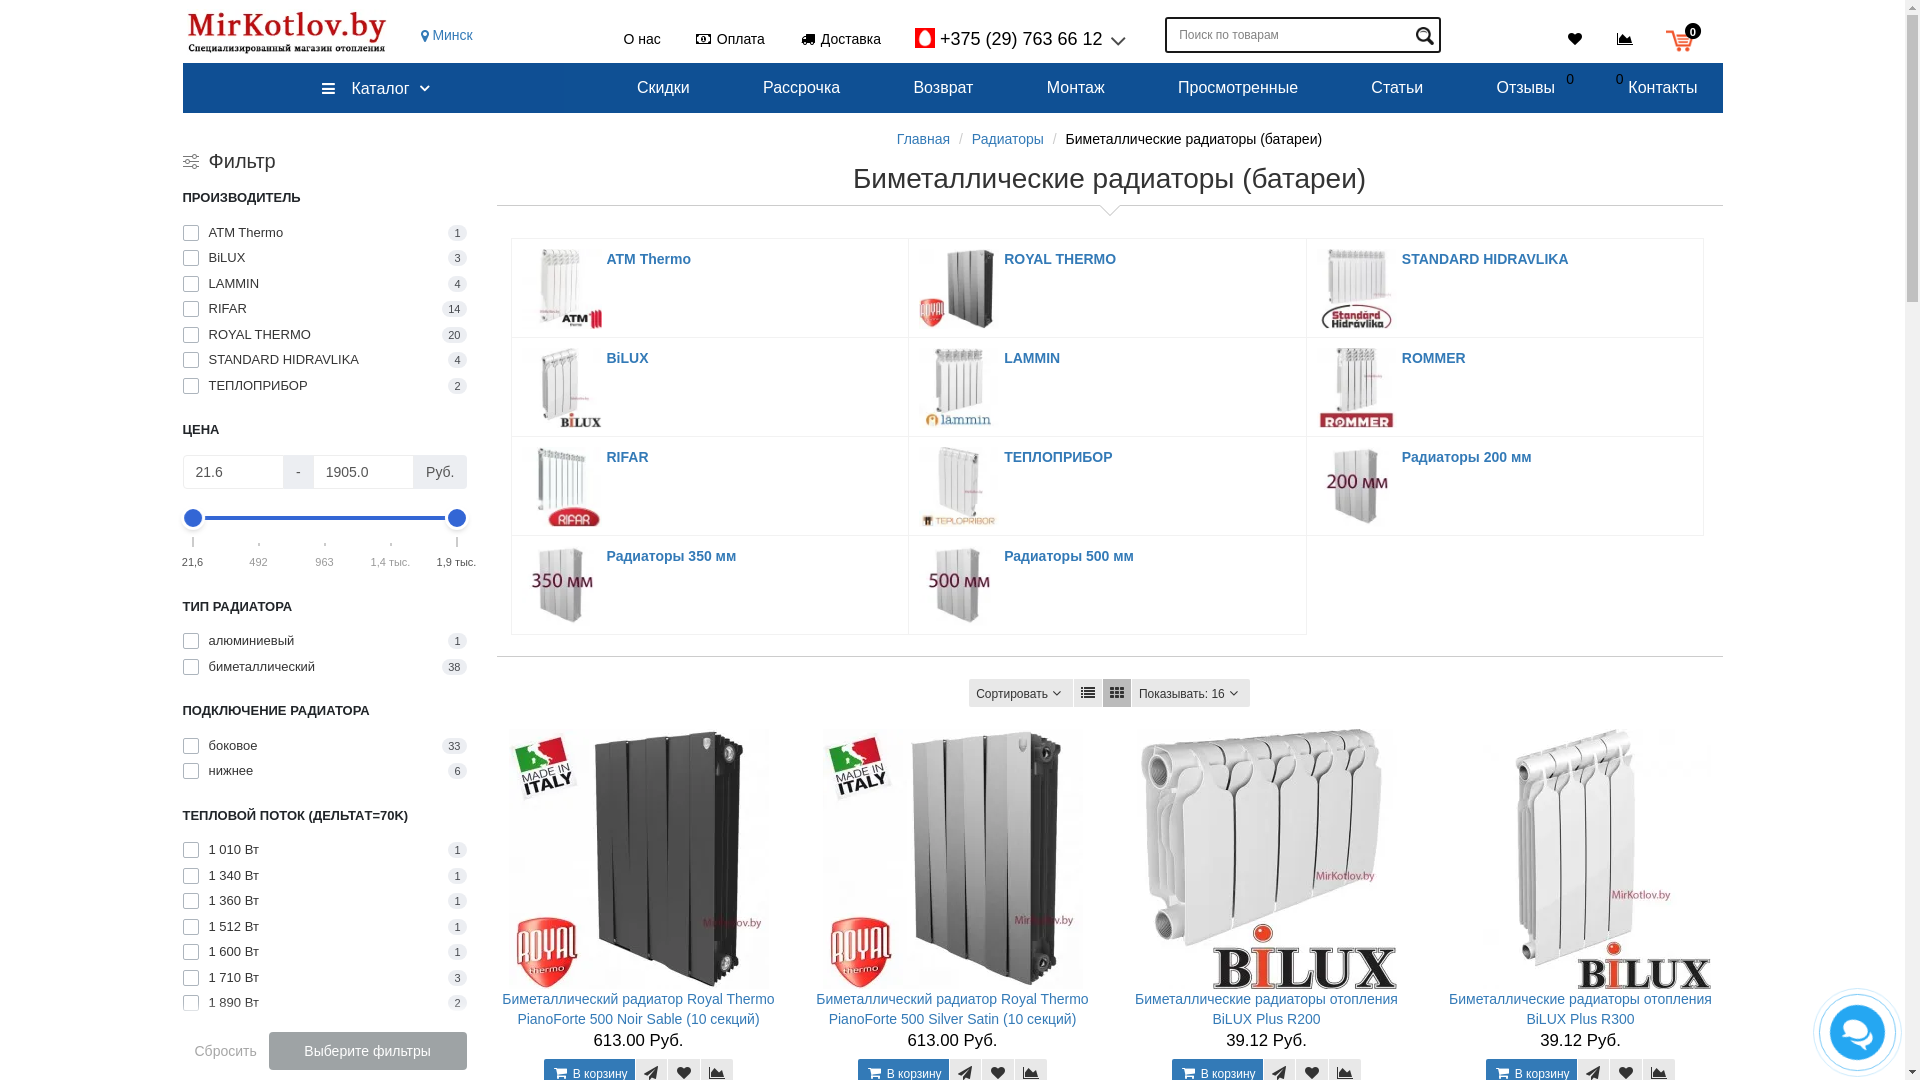 The height and width of the screenshot is (1080, 1920). What do you see at coordinates (324, 284) in the screenshot?
I see `'LAMMIN` at bounding box center [324, 284].